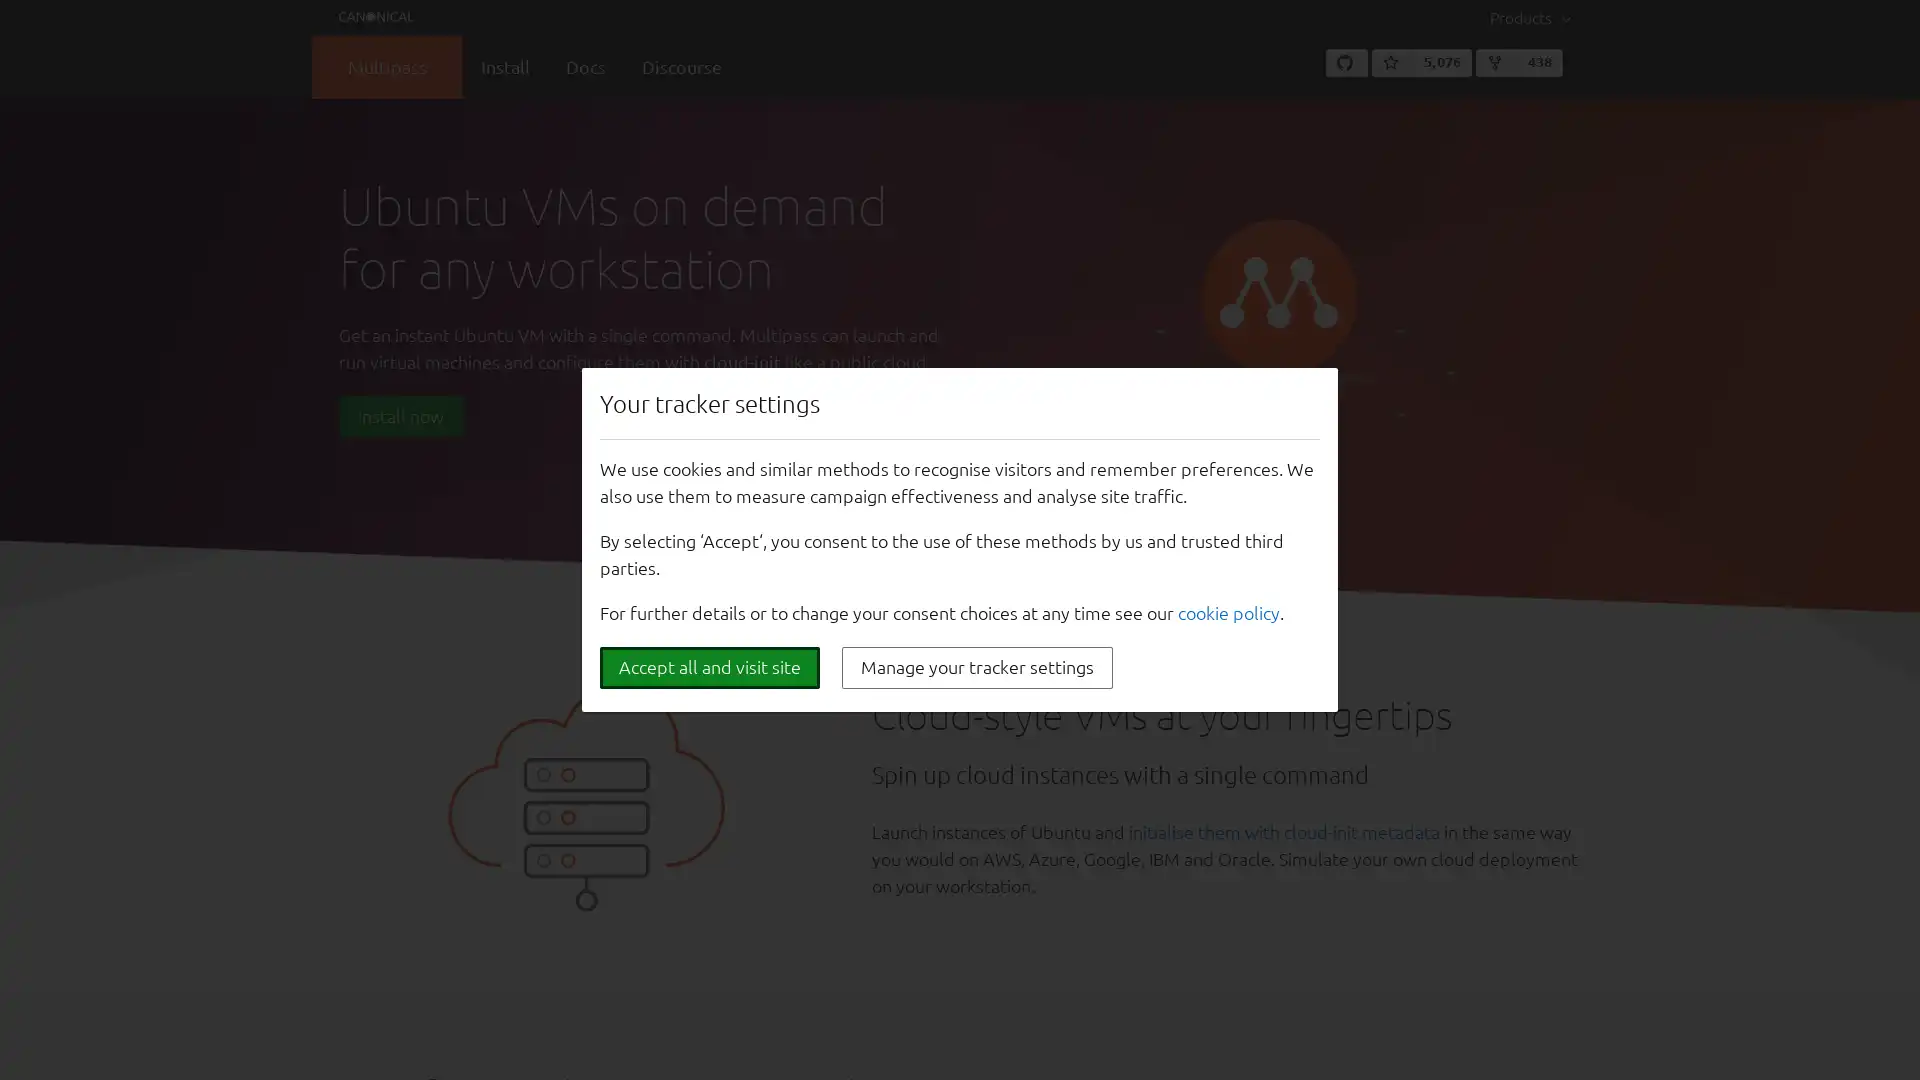  I want to click on Accept all and visit site, so click(710, 667).